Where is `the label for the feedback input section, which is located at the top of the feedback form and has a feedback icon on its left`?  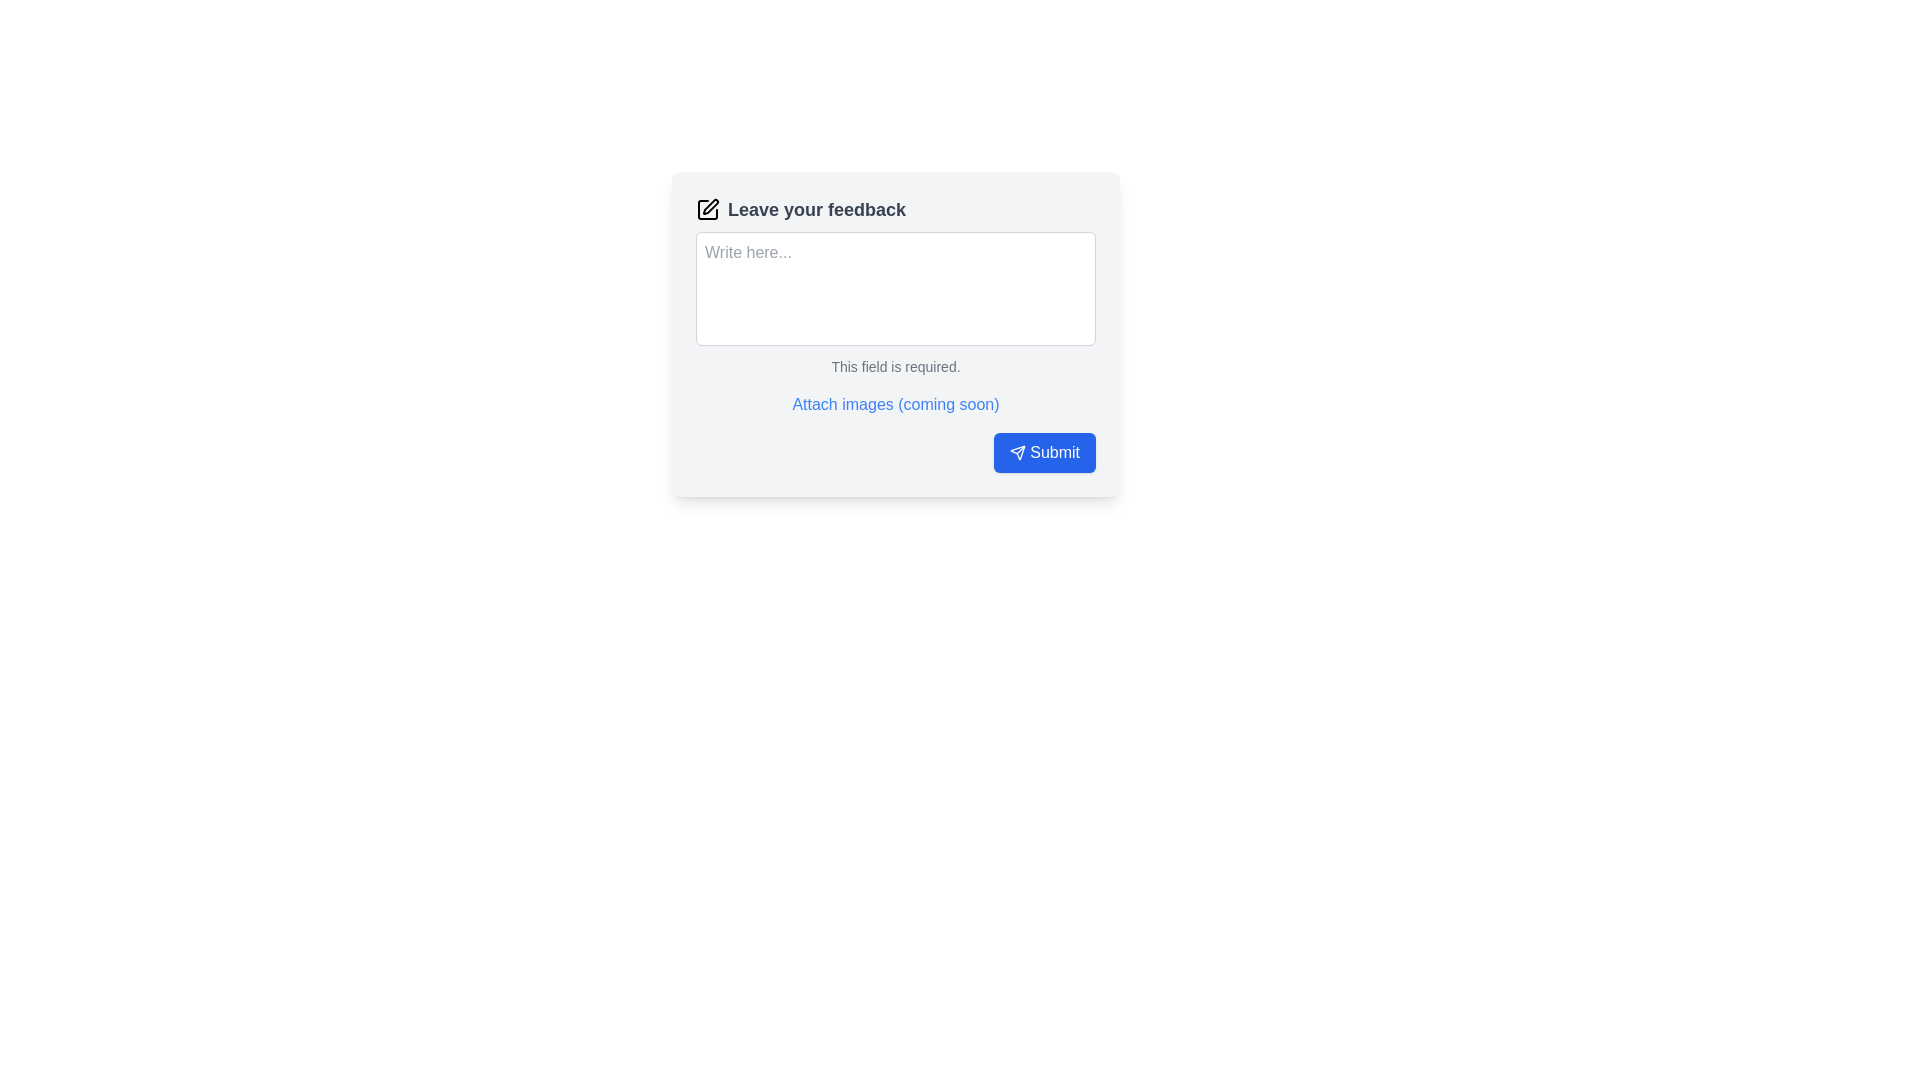 the label for the feedback input section, which is located at the top of the feedback form and has a feedback icon on its left is located at coordinates (895, 209).